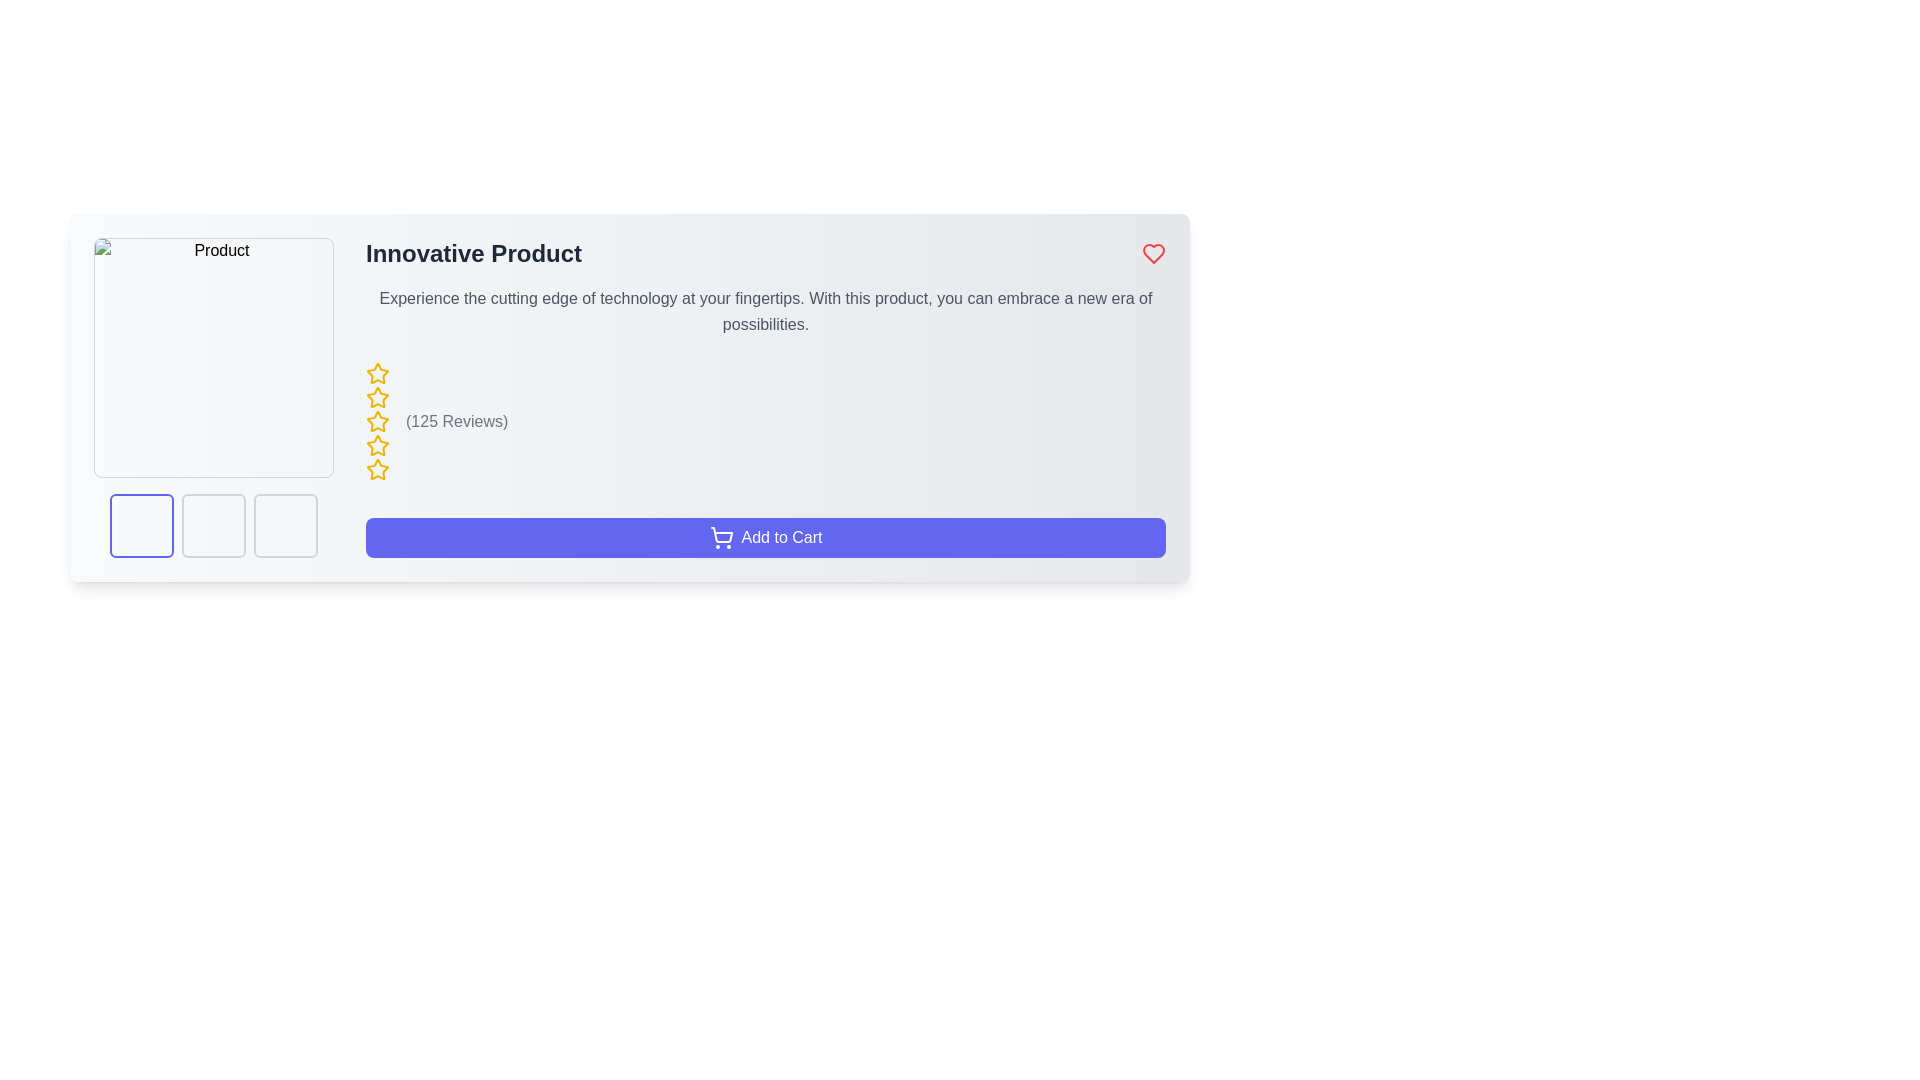 This screenshot has height=1080, width=1920. I want to click on the 'Add to Cart' button, which is a rectangular button with a blue background and white text, located at the bottom of the product details section, so click(765, 536).